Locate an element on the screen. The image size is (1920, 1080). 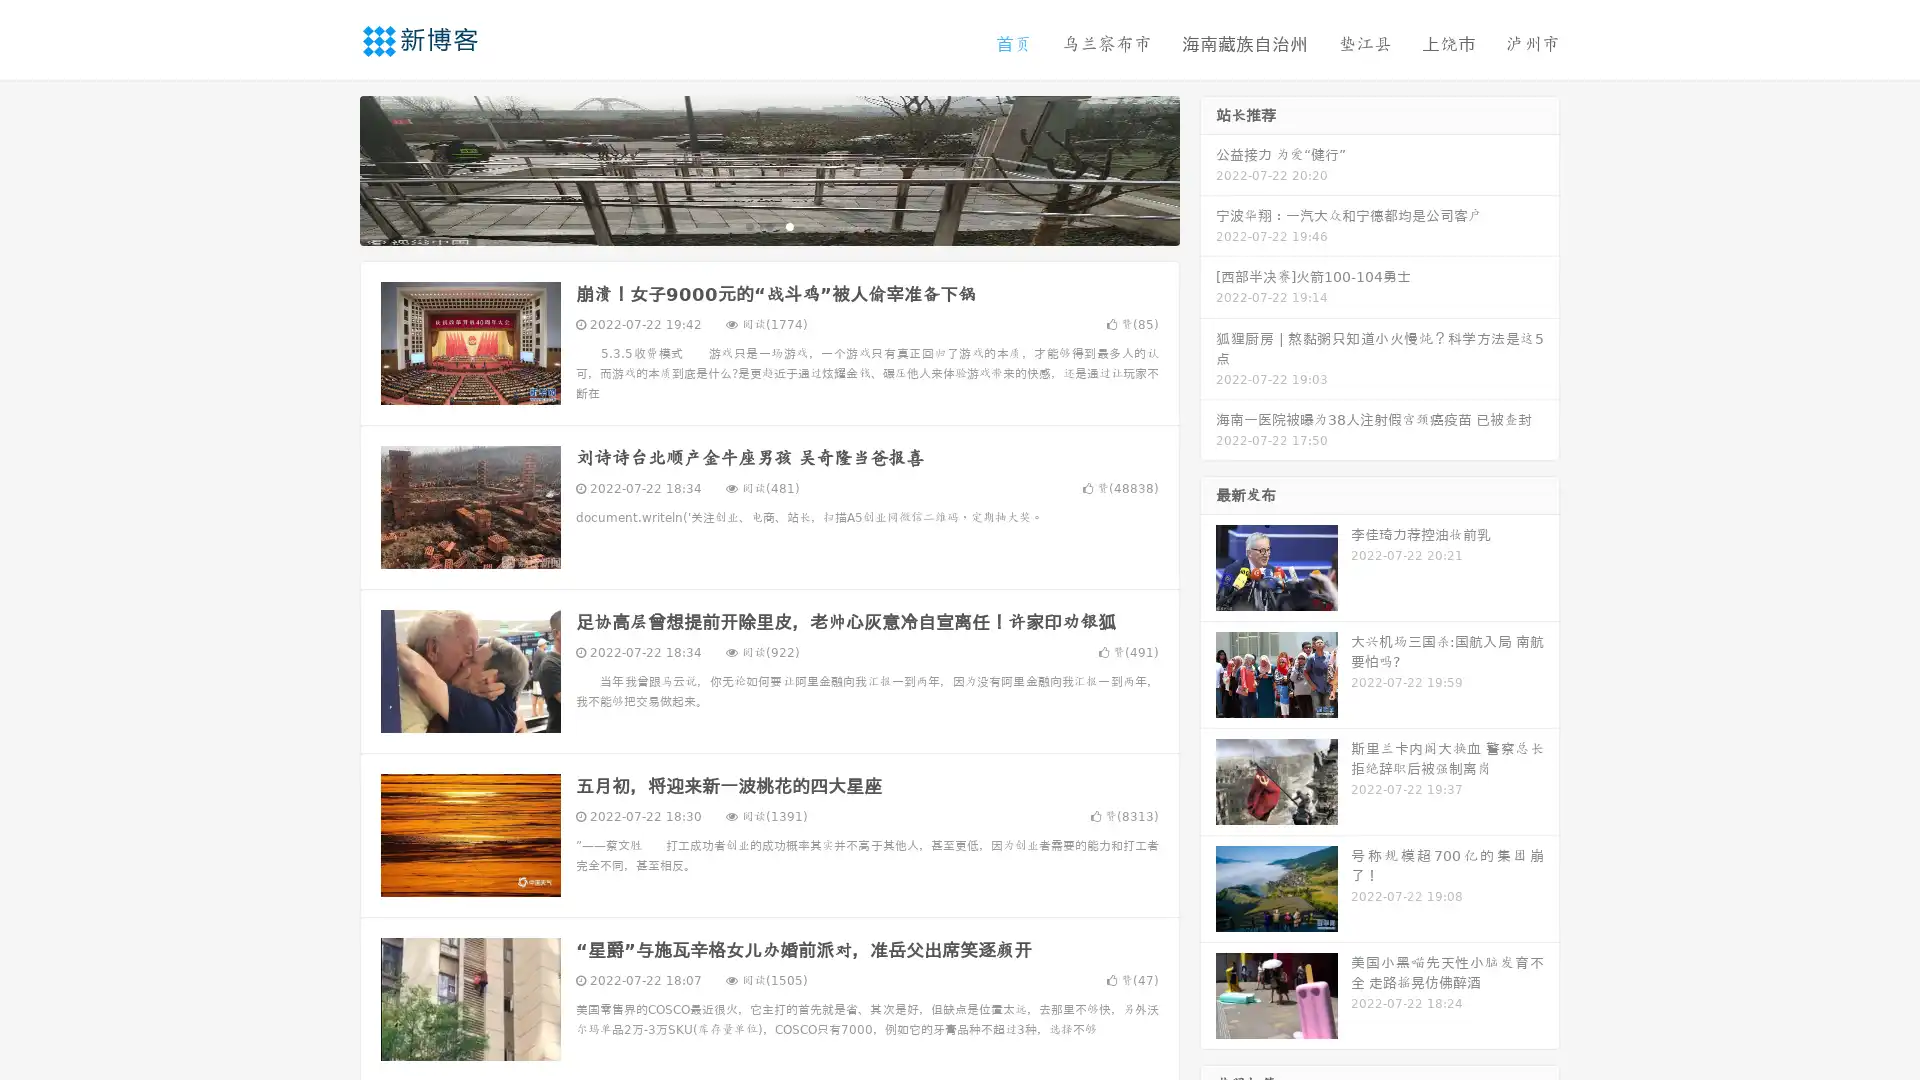
Go to slide 3 is located at coordinates (789, 225).